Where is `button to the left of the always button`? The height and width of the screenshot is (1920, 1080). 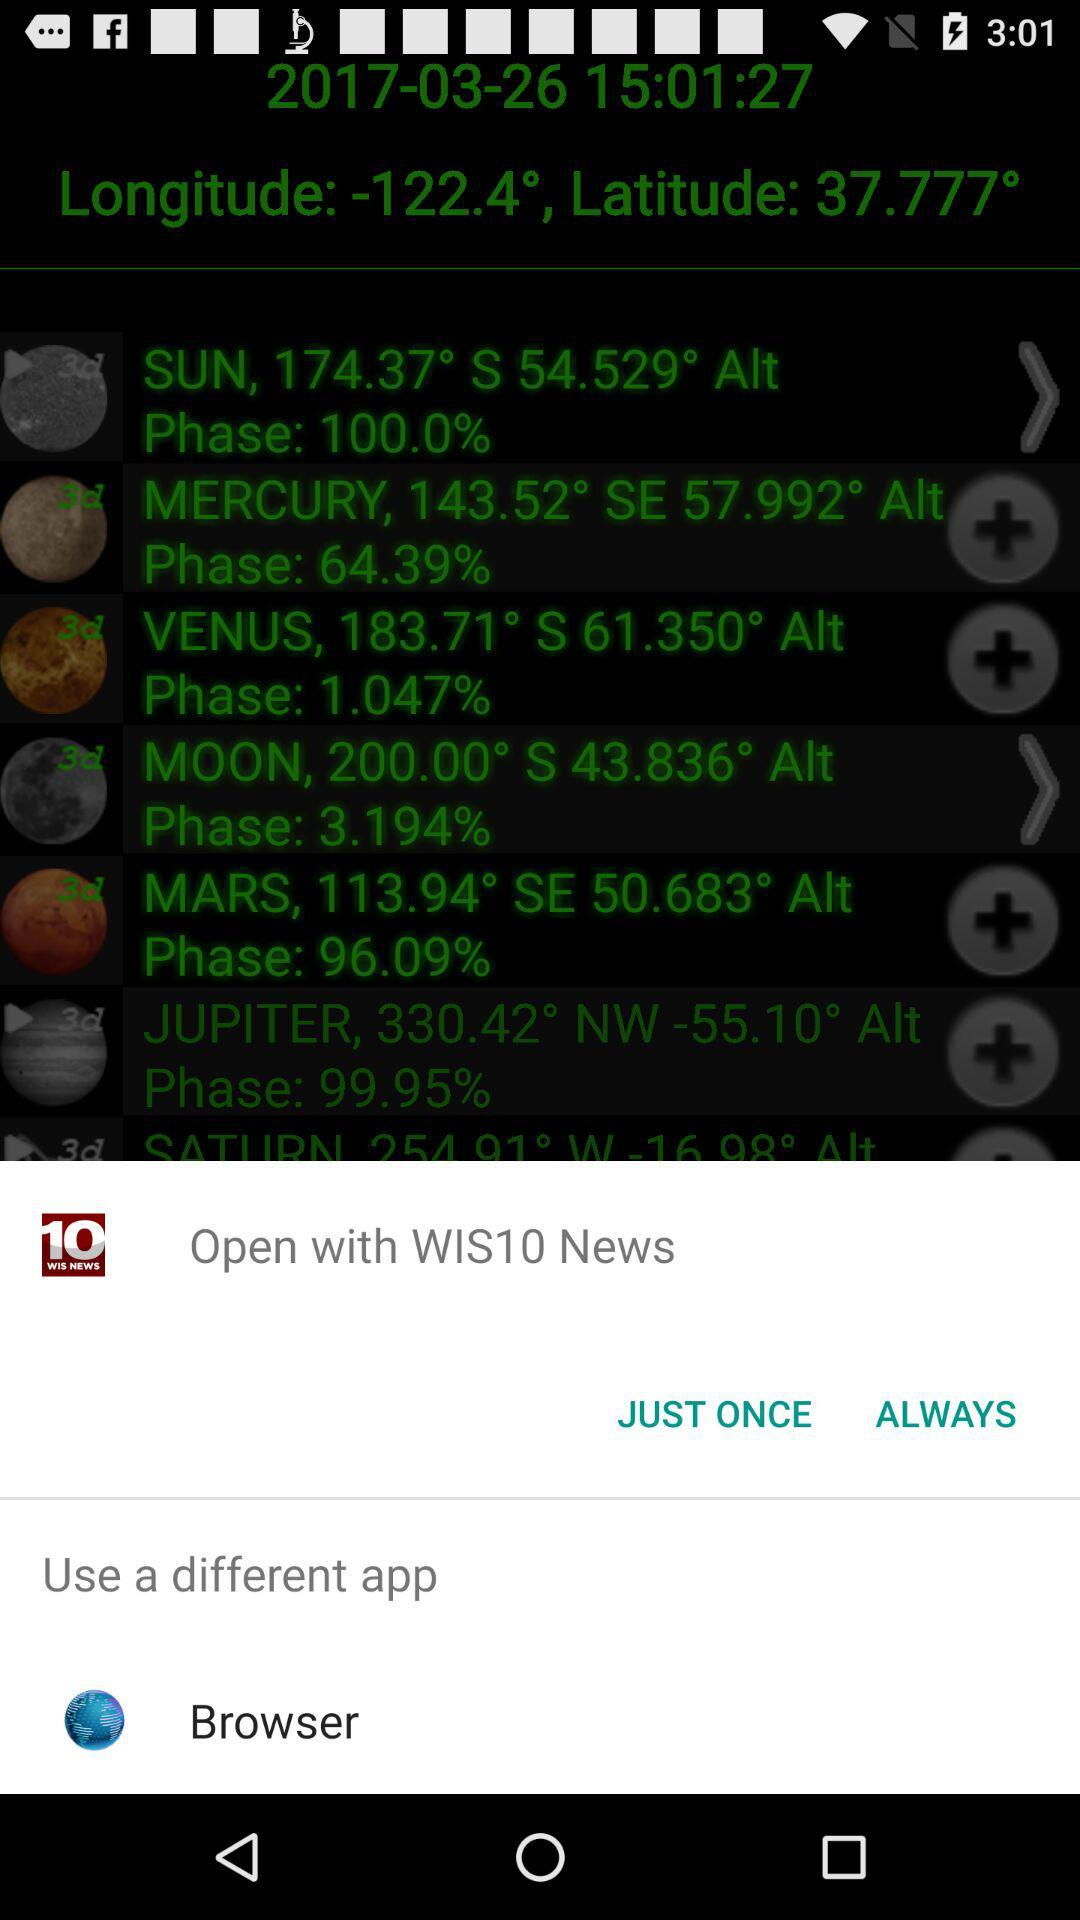
button to the left of the always button is located at coordinates (713, 1411).